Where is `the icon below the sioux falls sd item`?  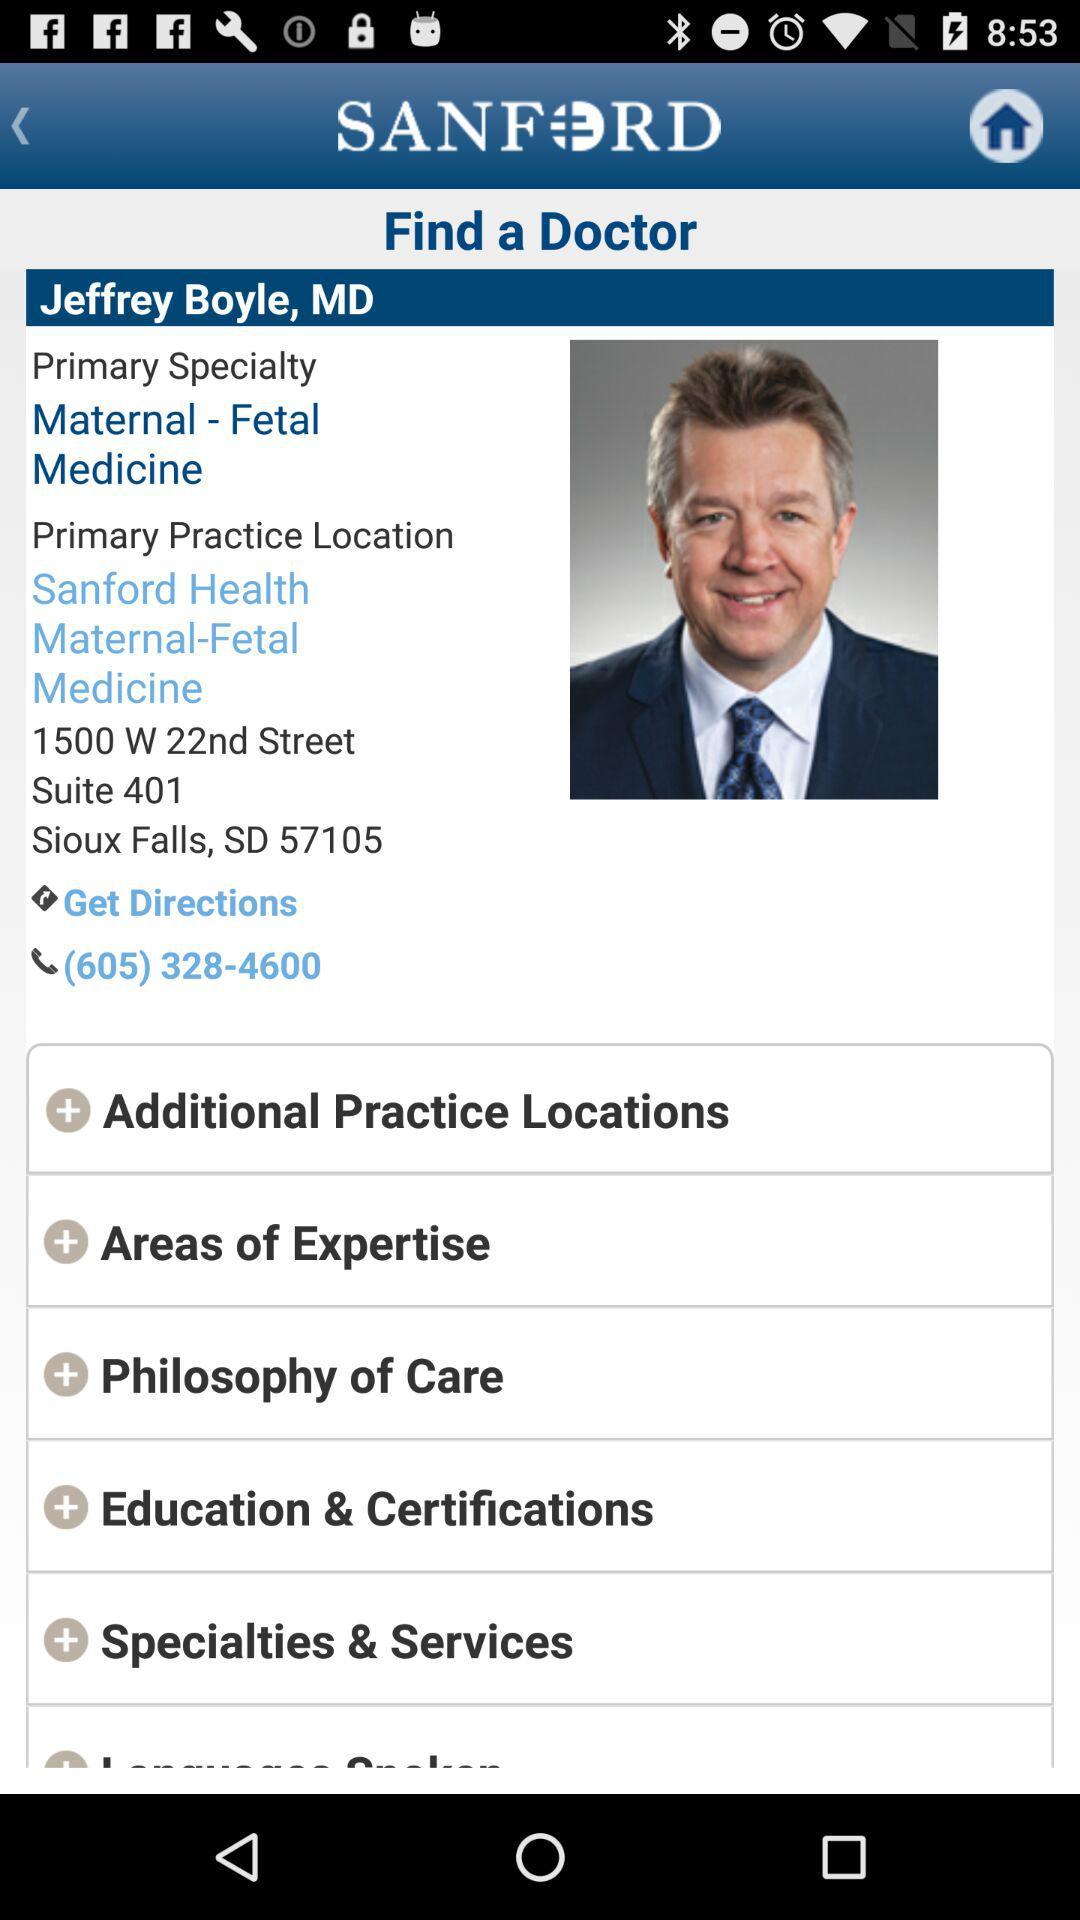
the icon below the sioux falls sd item is located at coordinates (257, 900).